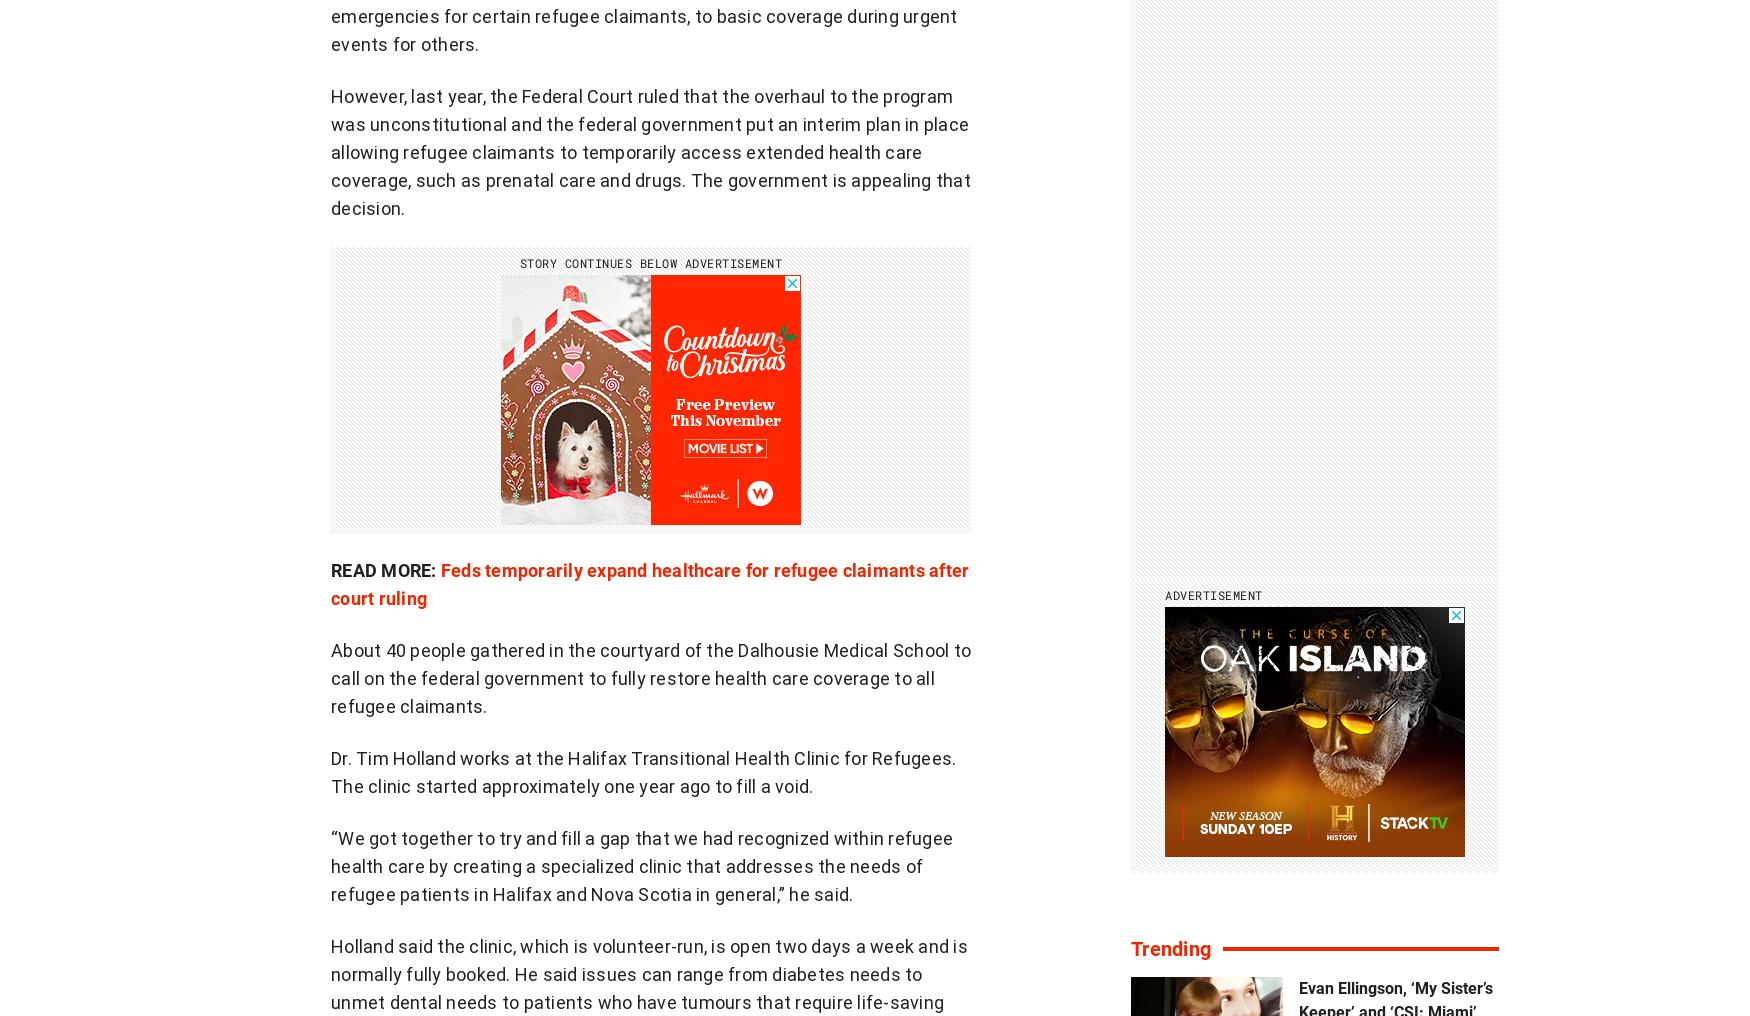  I want to click on 'Smart home', so click(1042, 833).